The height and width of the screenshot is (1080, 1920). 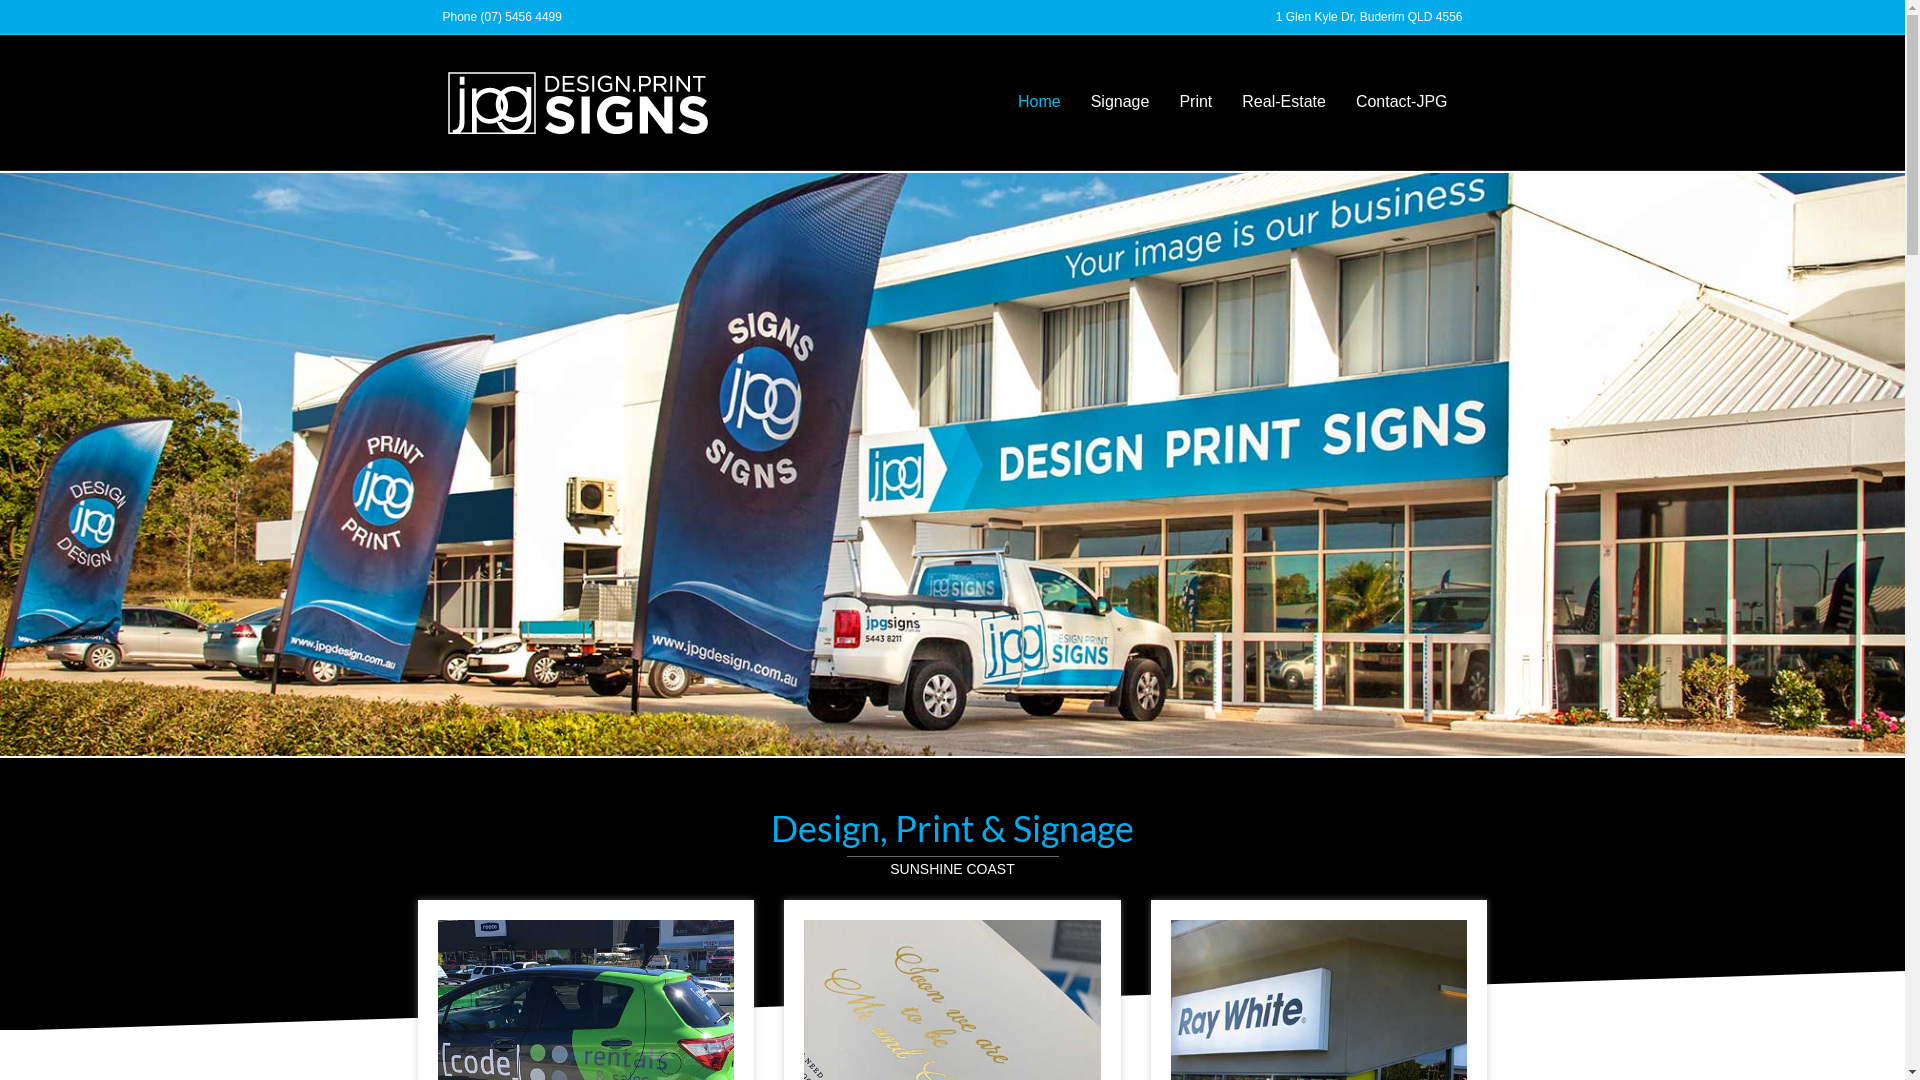 What do you see at coordinates (951, 464) in the screenshot?
I see `'JPG-SIGNS-Maroochydore'` at bounding box center [951, 464].